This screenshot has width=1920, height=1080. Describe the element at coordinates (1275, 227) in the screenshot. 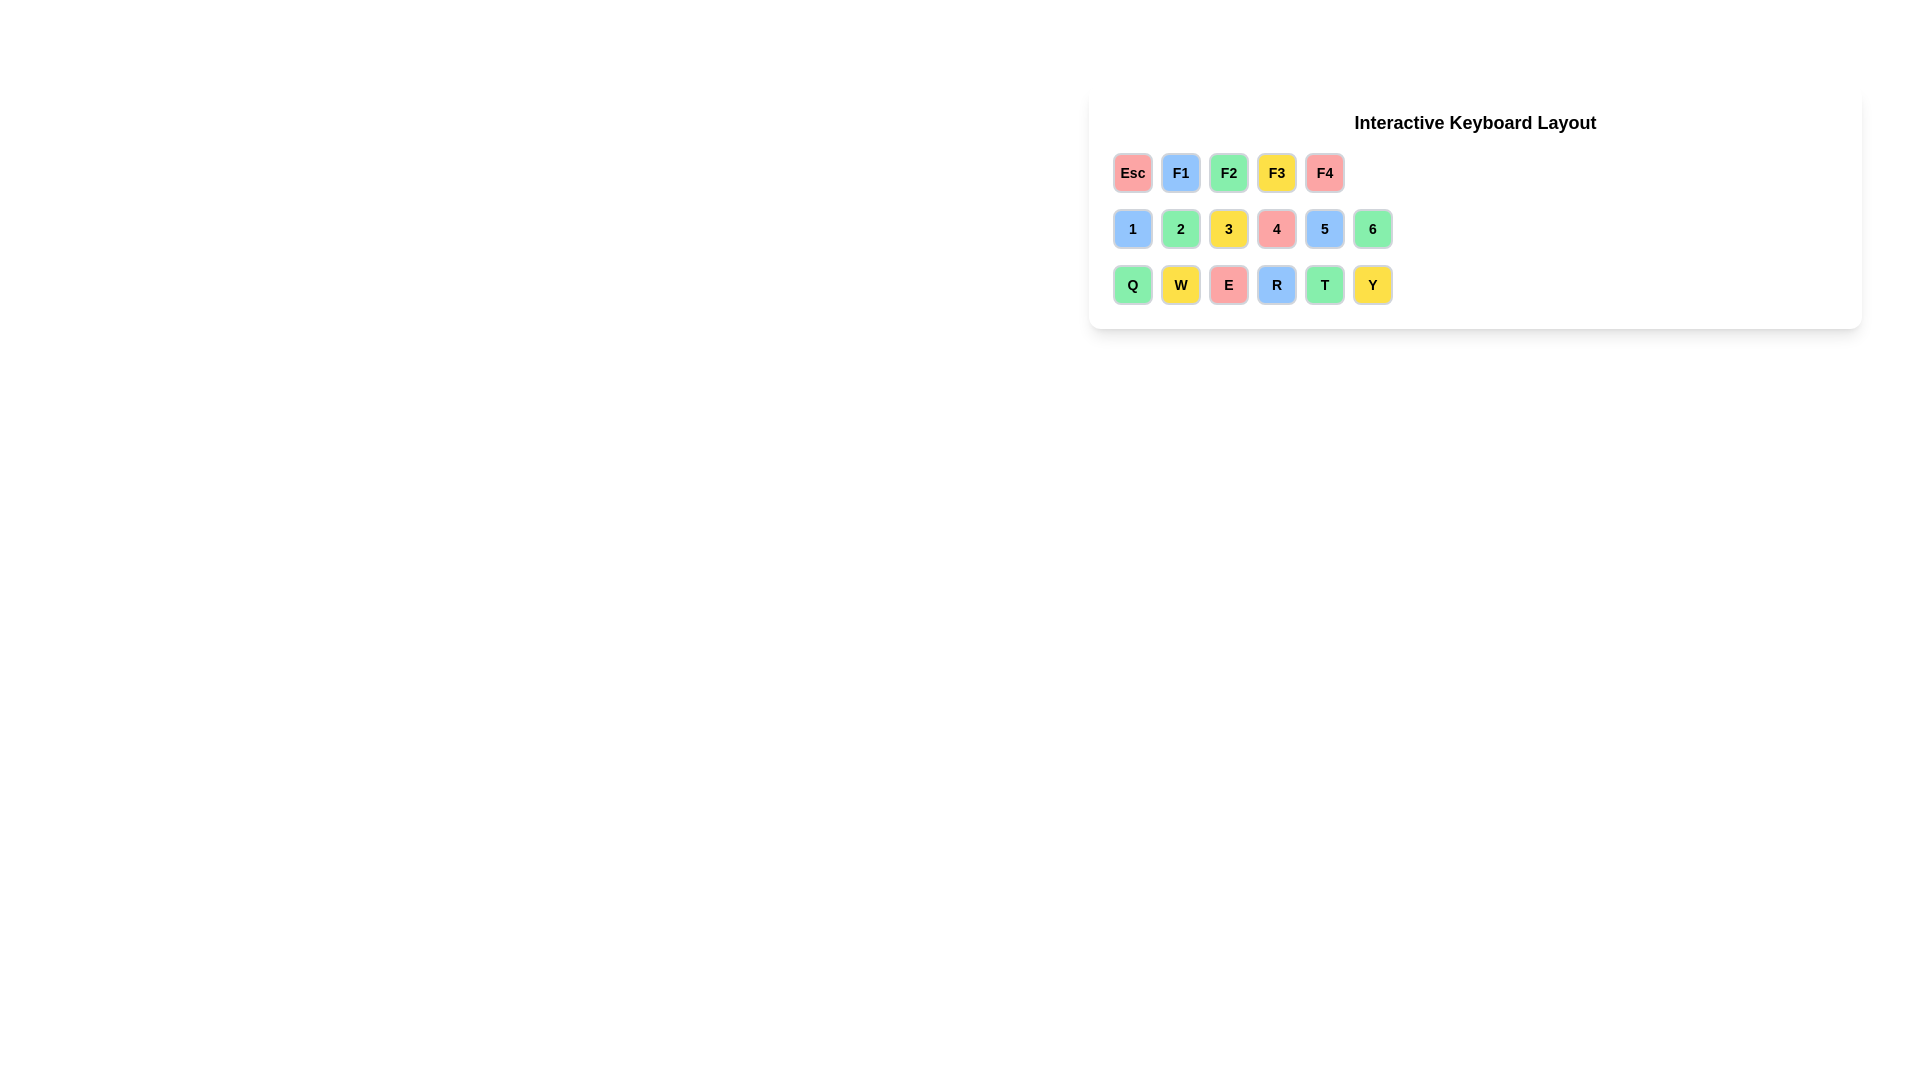

I see `the square button with a pink-red background and the number '4' in bold black text, located in the middle row of the grid layout, fourth from the left` at that location.